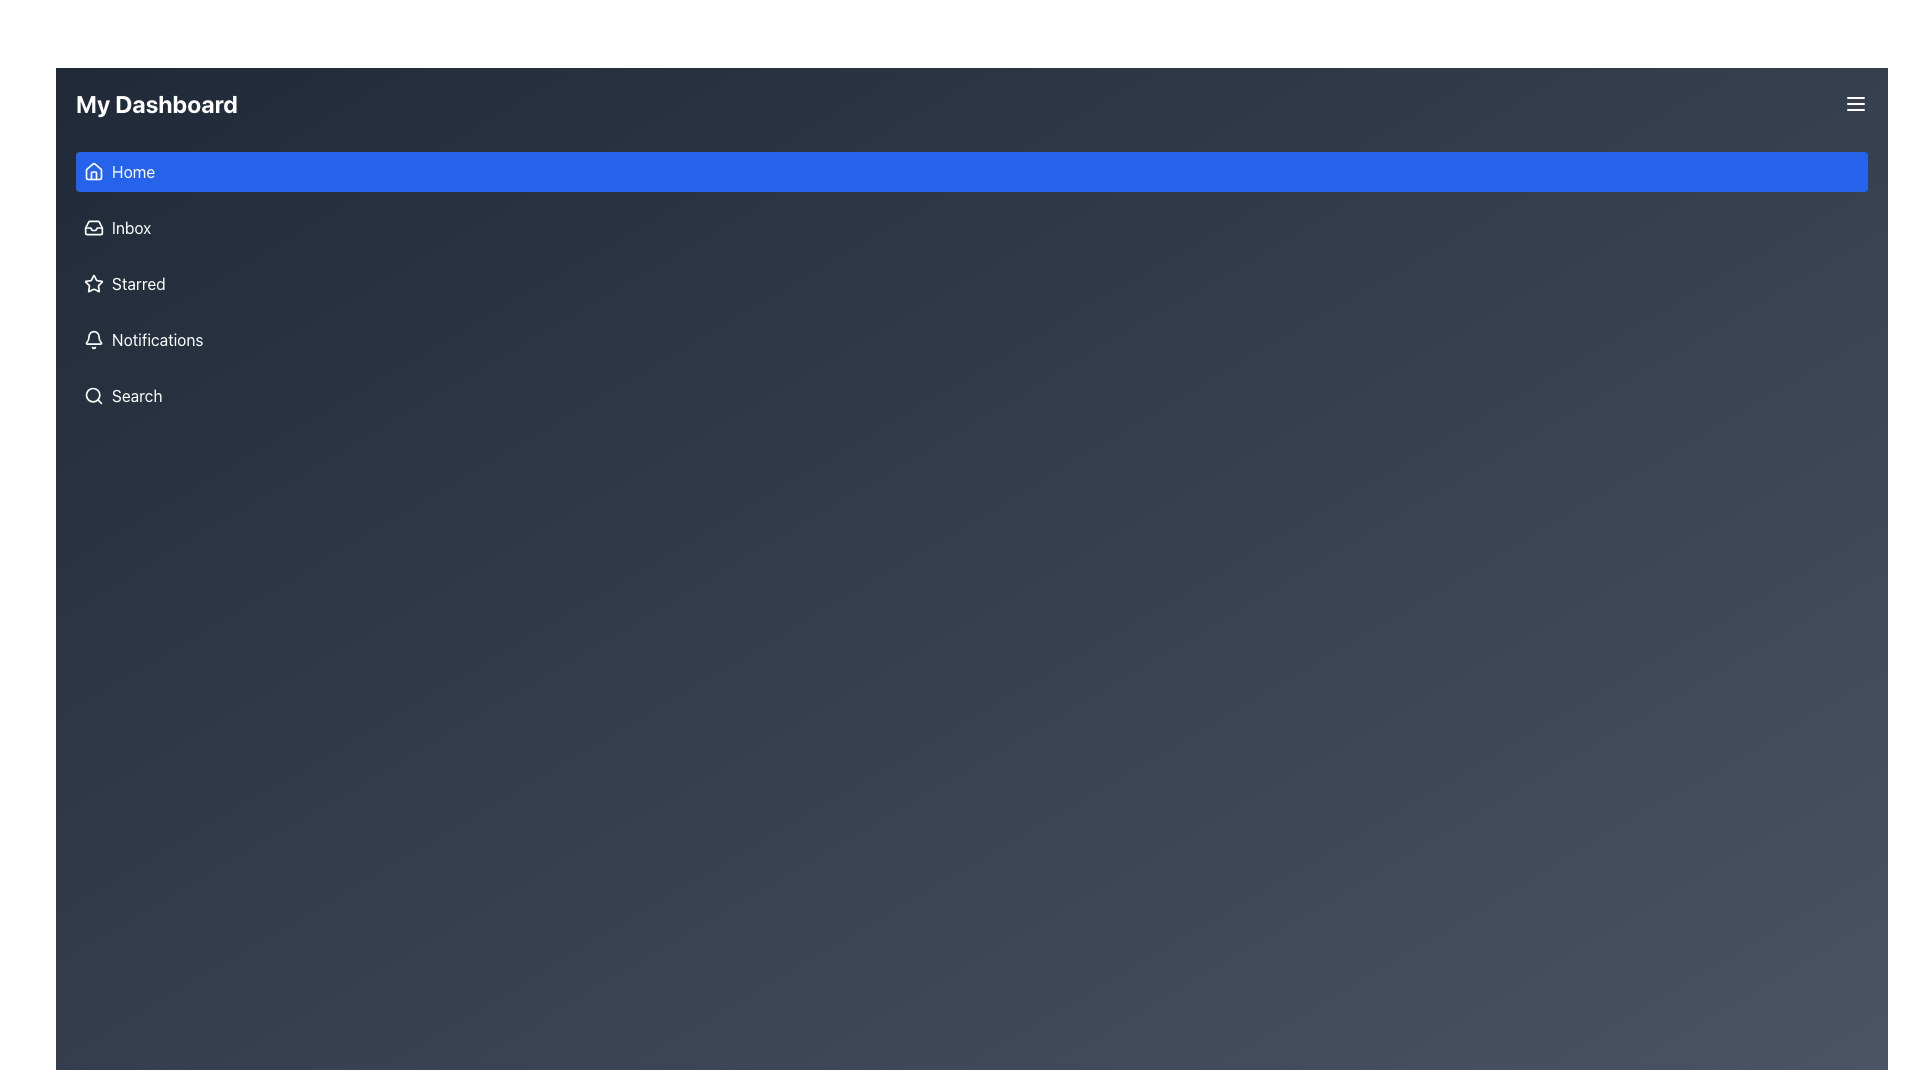 The height and width of the screenshot is (1080, 1920). Describe the element at coordinates (1855, 104) in the screenshot. I see `the menu icon with three horizontal lines located at the top-right corner of 'My Dashboard'` at that location.